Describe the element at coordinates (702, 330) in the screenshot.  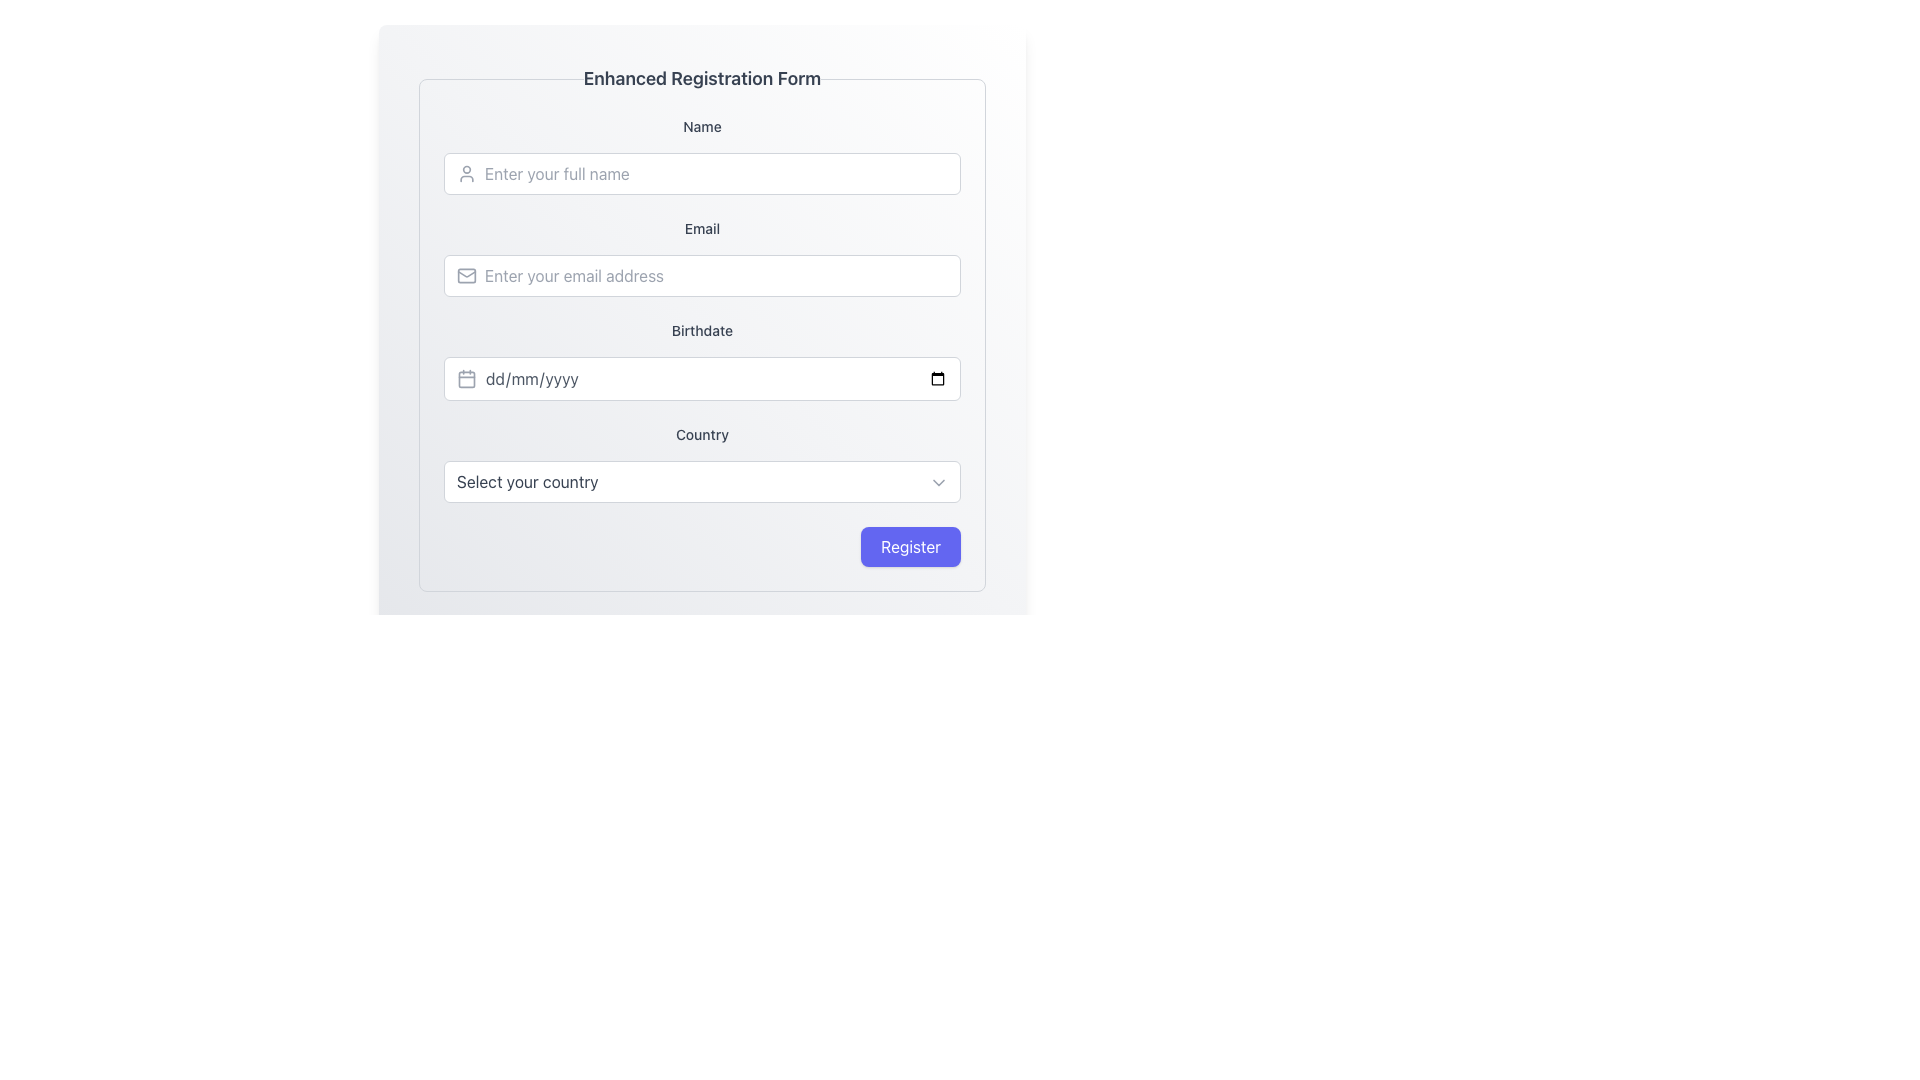
I see `text of the 'Birthdate' label displayed in gray above the date input field in the form layout` at that location.